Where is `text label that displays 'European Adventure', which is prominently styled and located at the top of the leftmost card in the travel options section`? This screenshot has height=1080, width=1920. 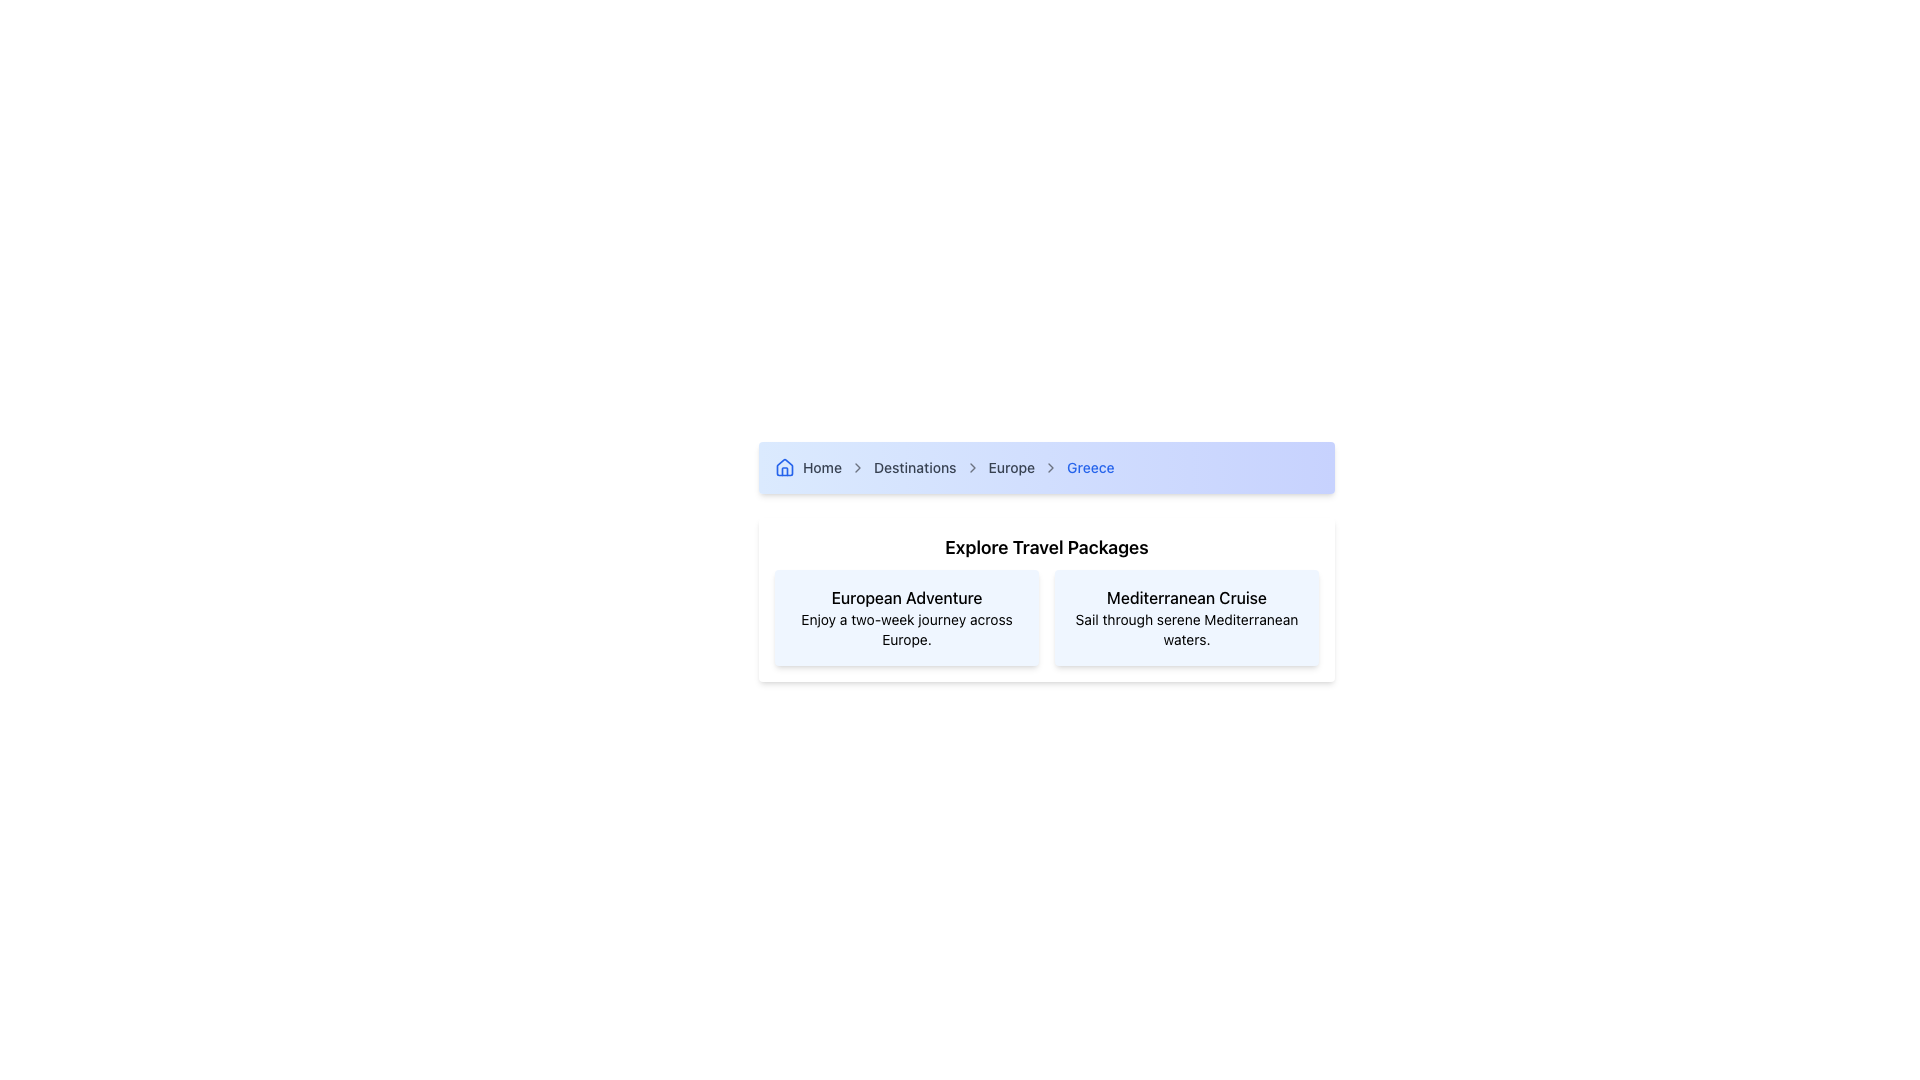
text label that displays 'European Adventure', which is prominently styled and located at the top of the leftmost card in the travel options section is located at coordinates (906, 596).